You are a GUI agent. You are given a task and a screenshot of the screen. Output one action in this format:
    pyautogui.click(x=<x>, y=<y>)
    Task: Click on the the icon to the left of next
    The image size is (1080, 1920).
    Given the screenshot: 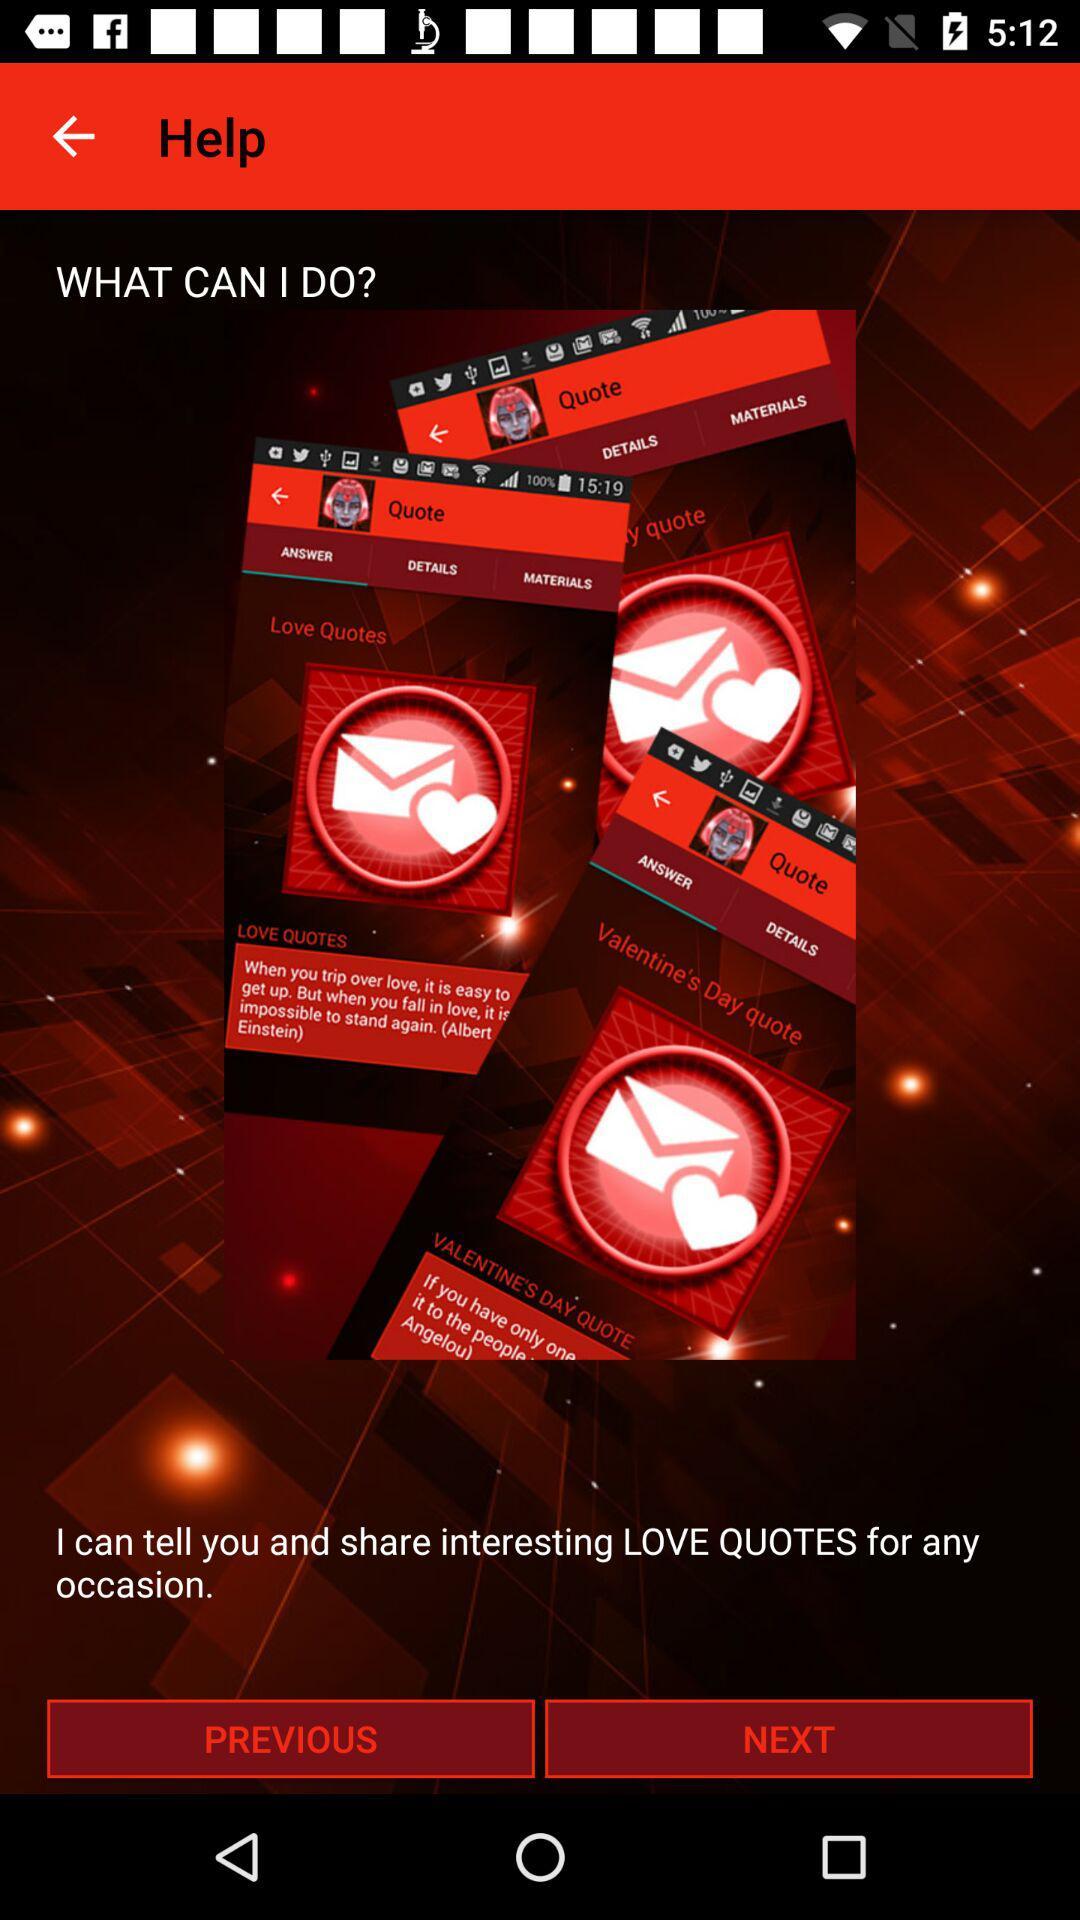 What is the action you would take?
    pyautogui.click(x=290, y=1737)
    